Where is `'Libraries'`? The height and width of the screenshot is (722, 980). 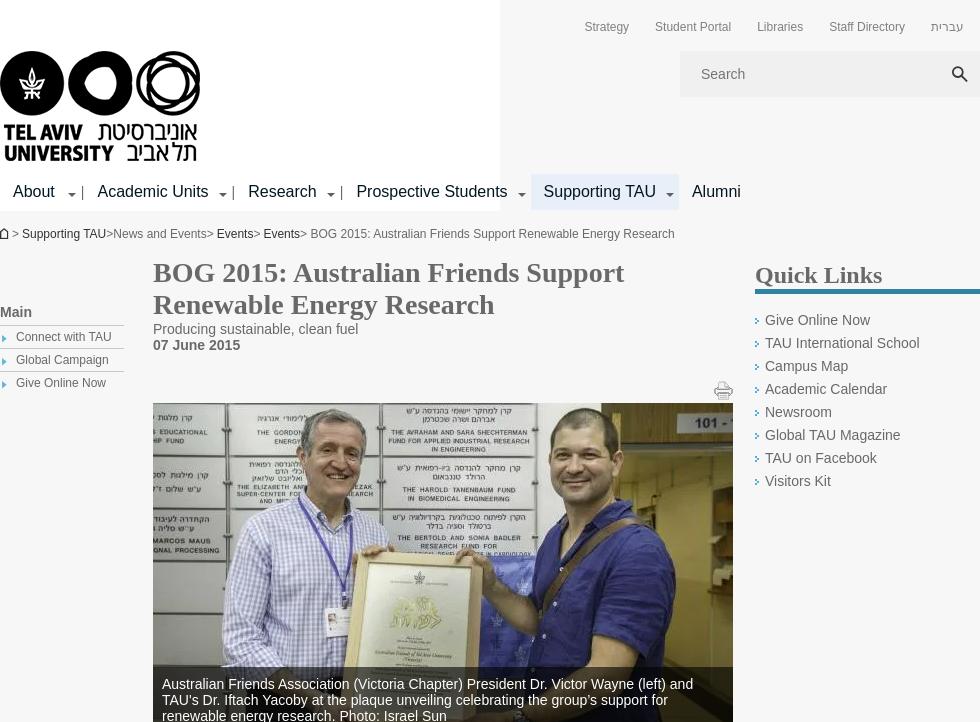 'Libraries' is located at coordinates (756, 27).